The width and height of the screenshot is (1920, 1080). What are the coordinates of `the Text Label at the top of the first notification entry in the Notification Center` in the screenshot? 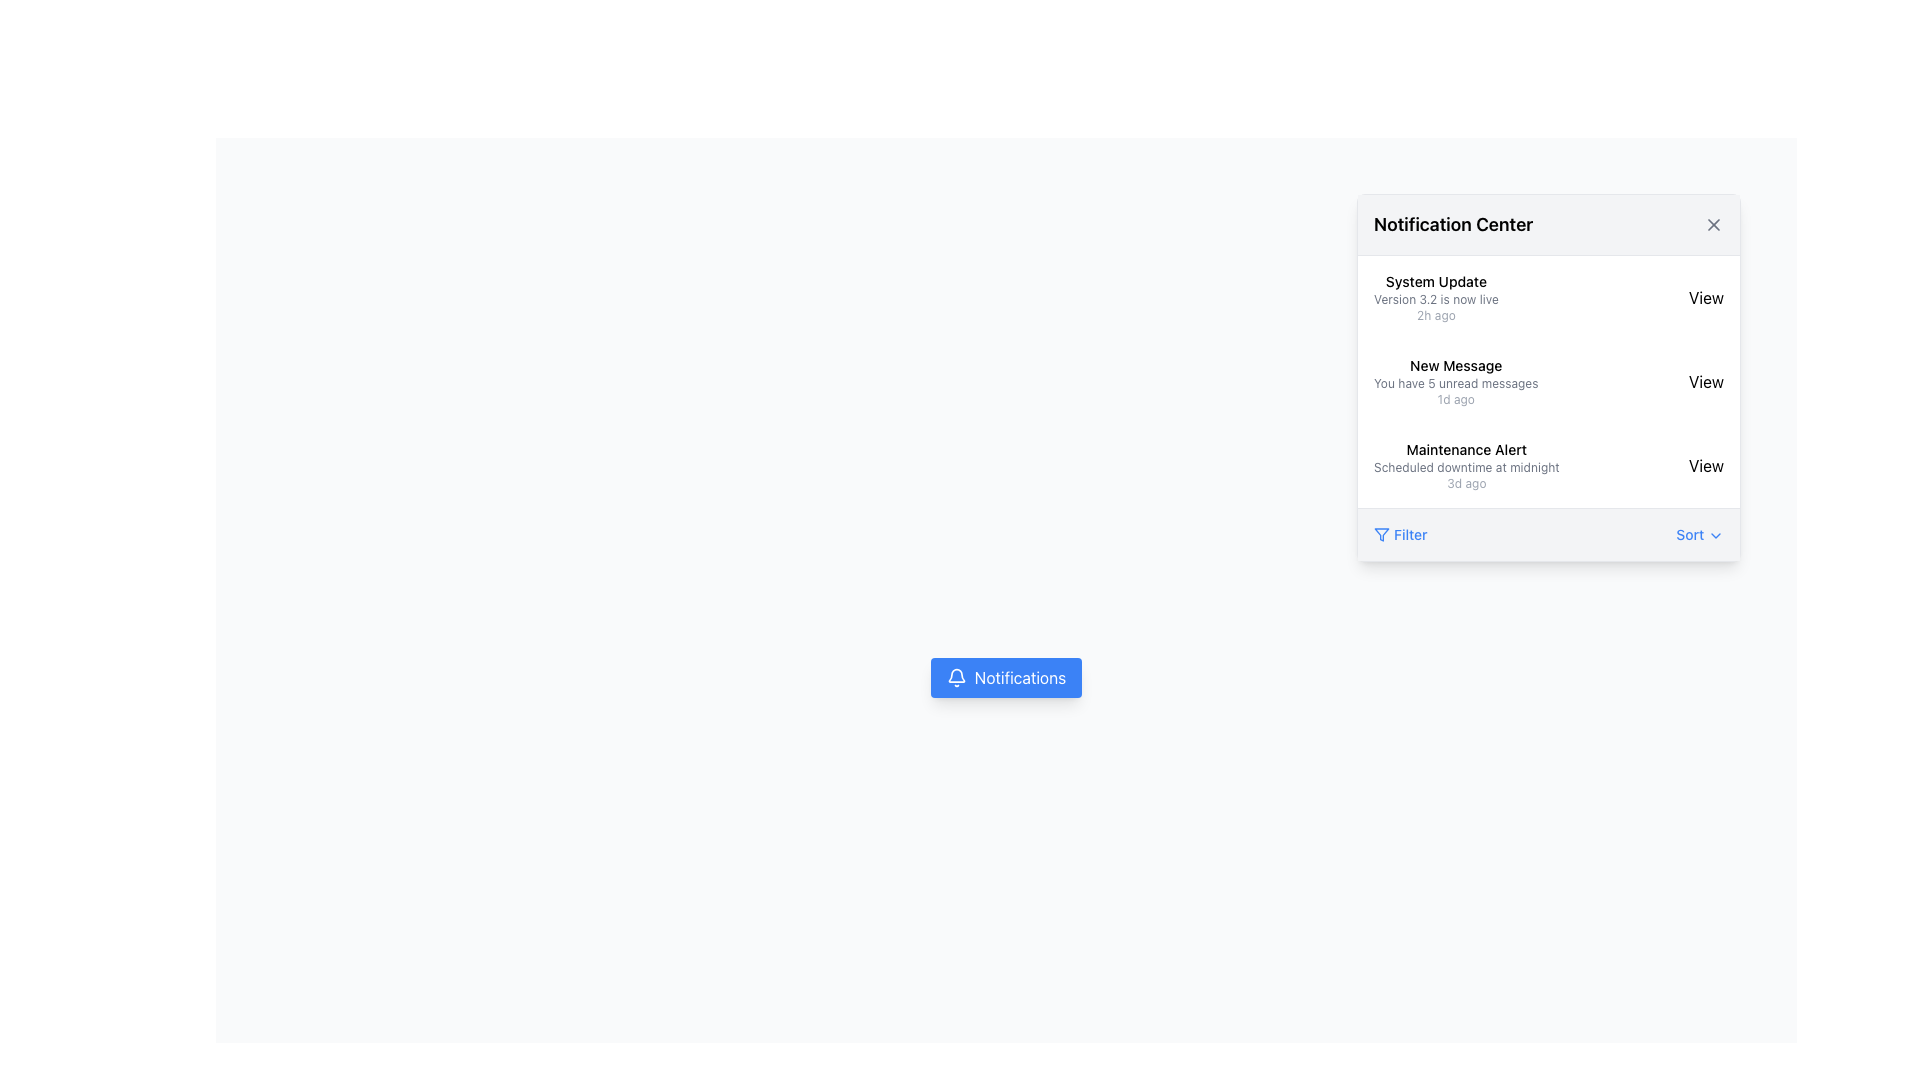 It's located at (1434, 281).